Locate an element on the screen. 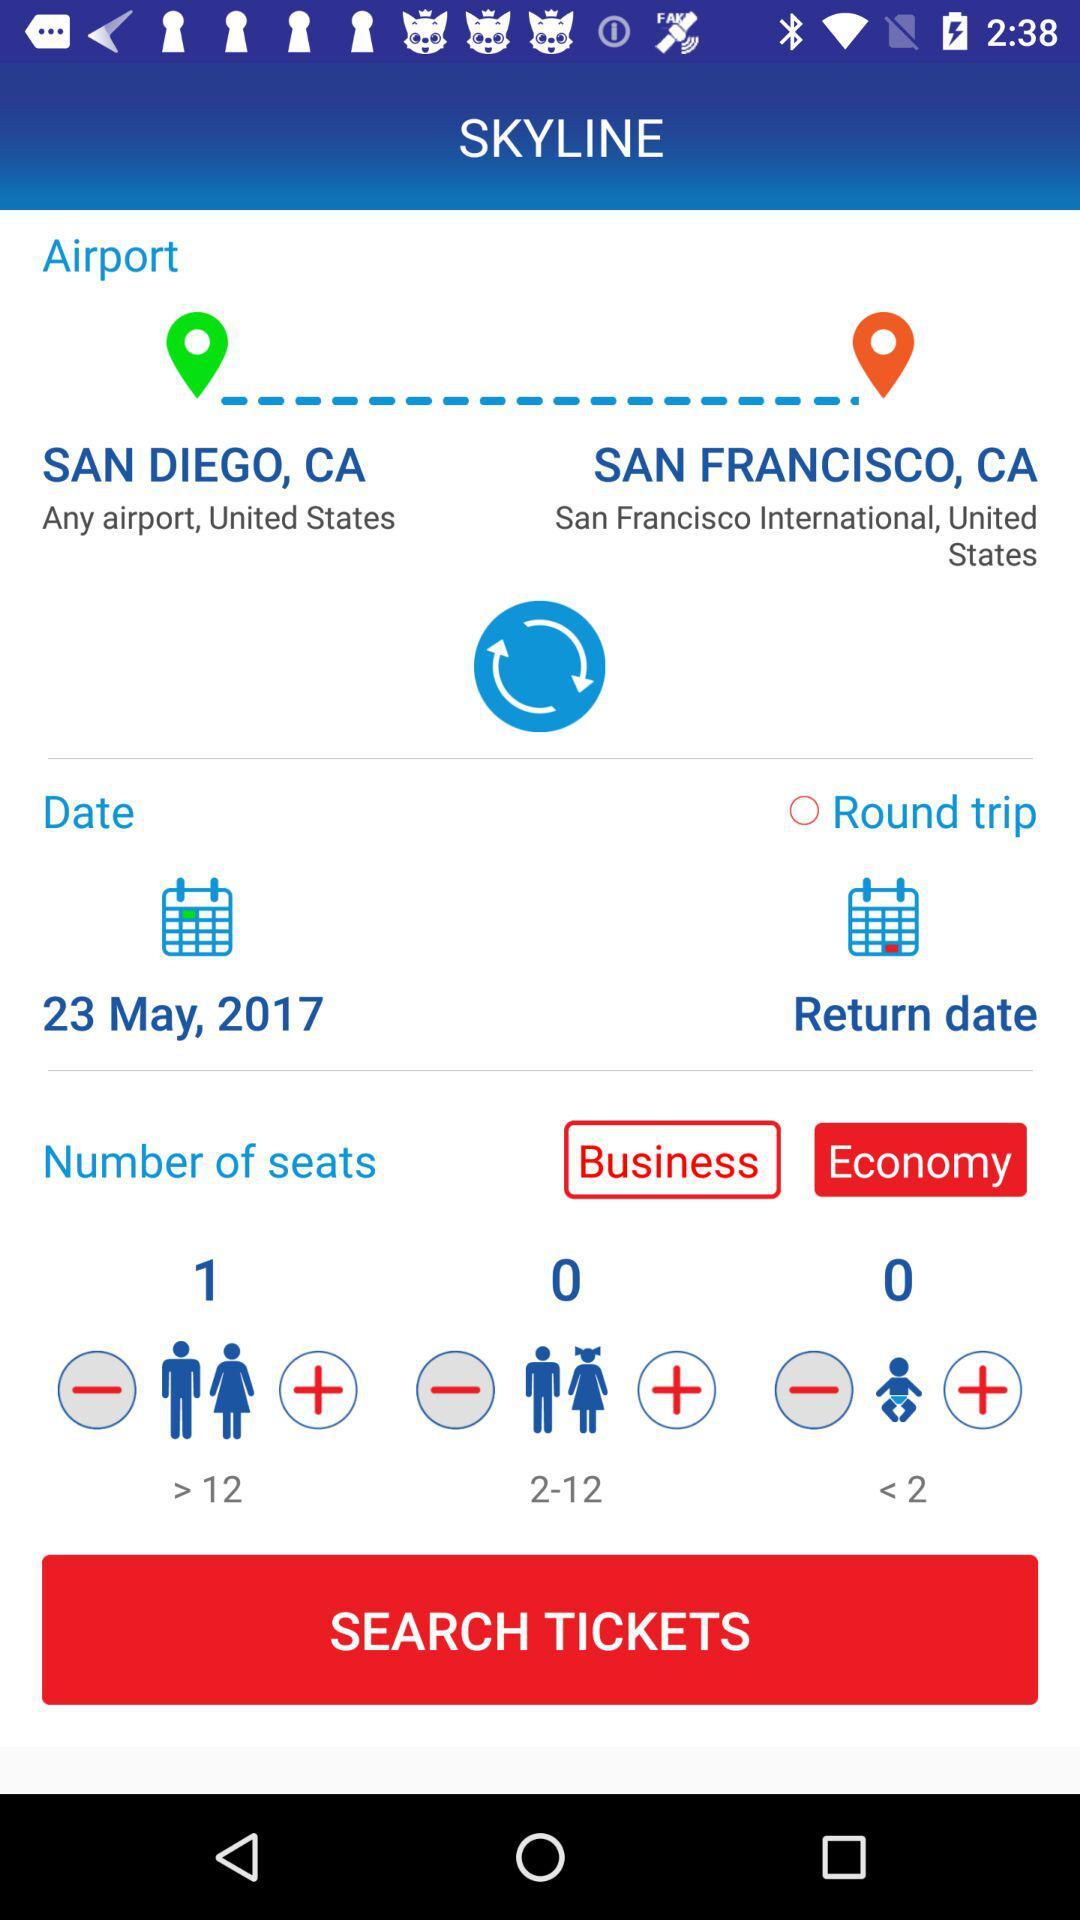 This screenshot has height=1920, width=1080. round trip button is located at coordinates (901, 810).